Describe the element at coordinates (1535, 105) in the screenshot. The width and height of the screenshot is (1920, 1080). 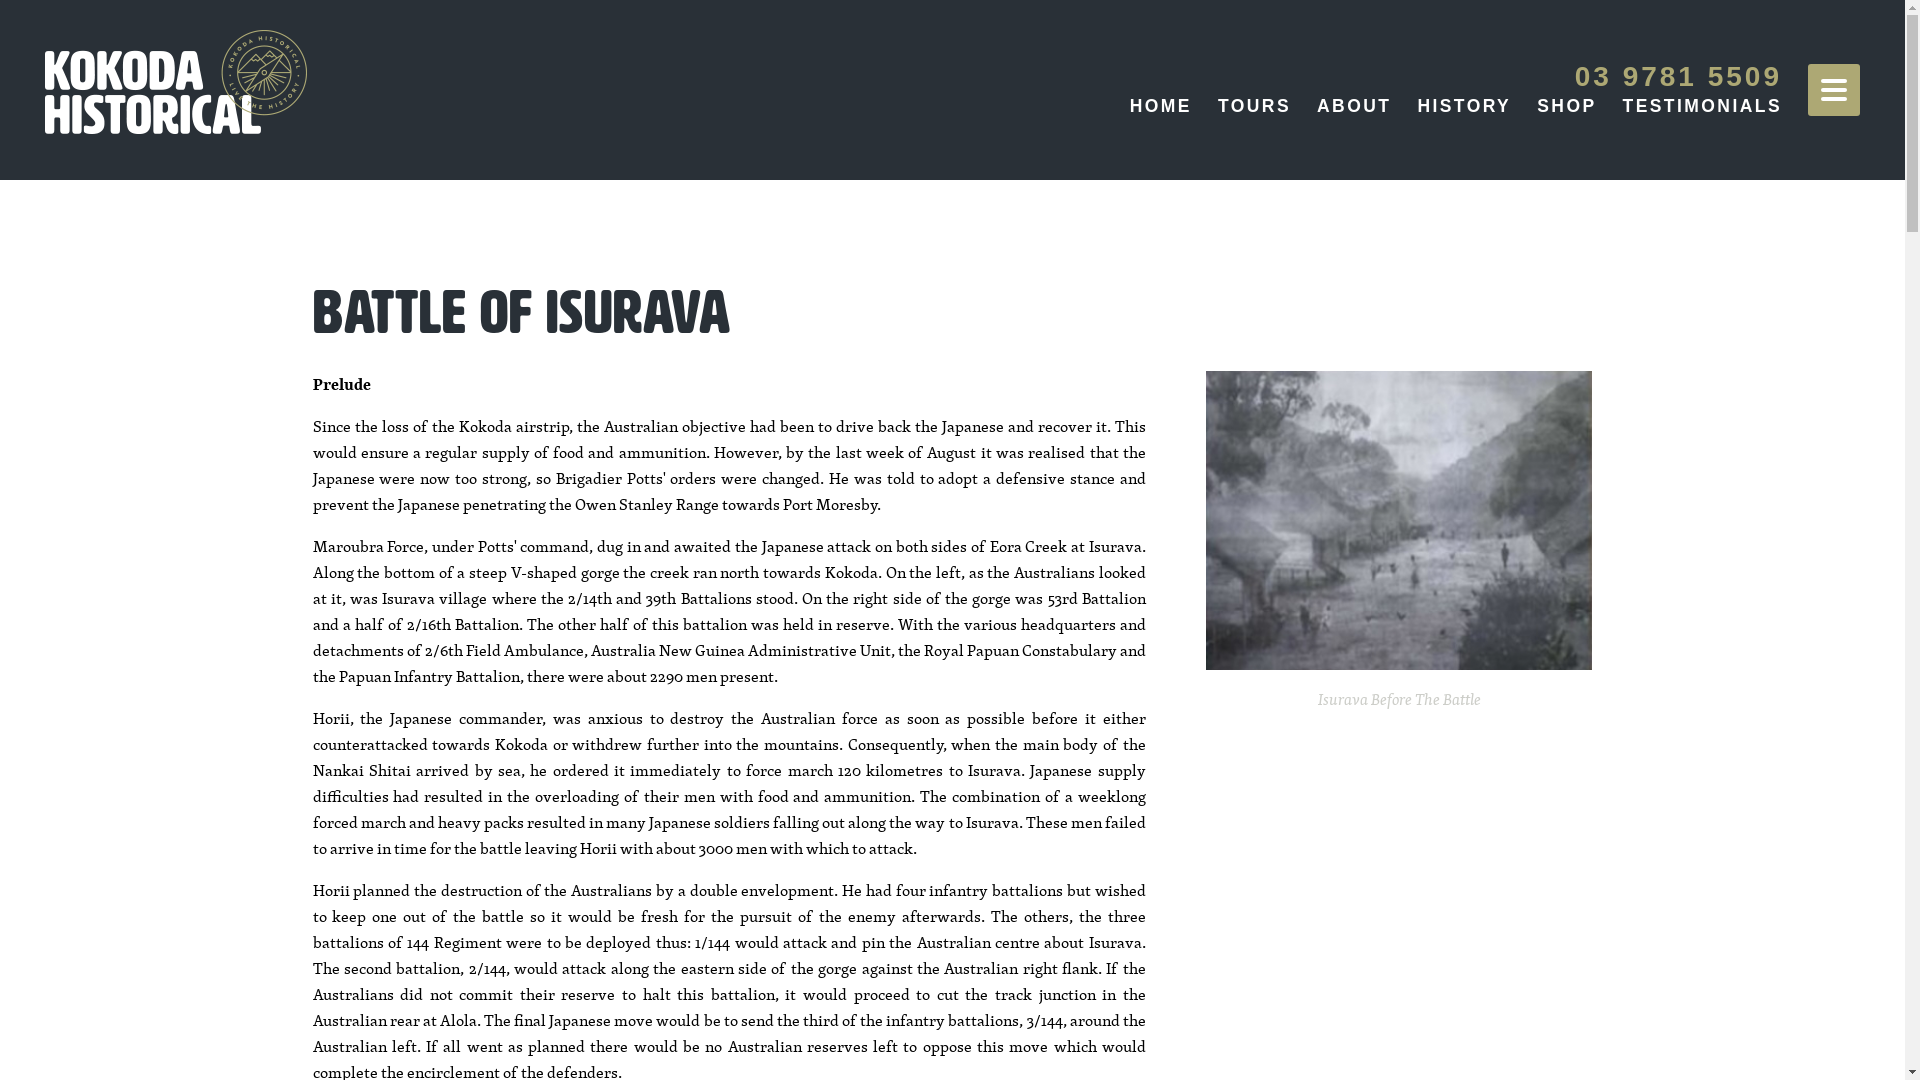
I see `'SHOP'` at that location.